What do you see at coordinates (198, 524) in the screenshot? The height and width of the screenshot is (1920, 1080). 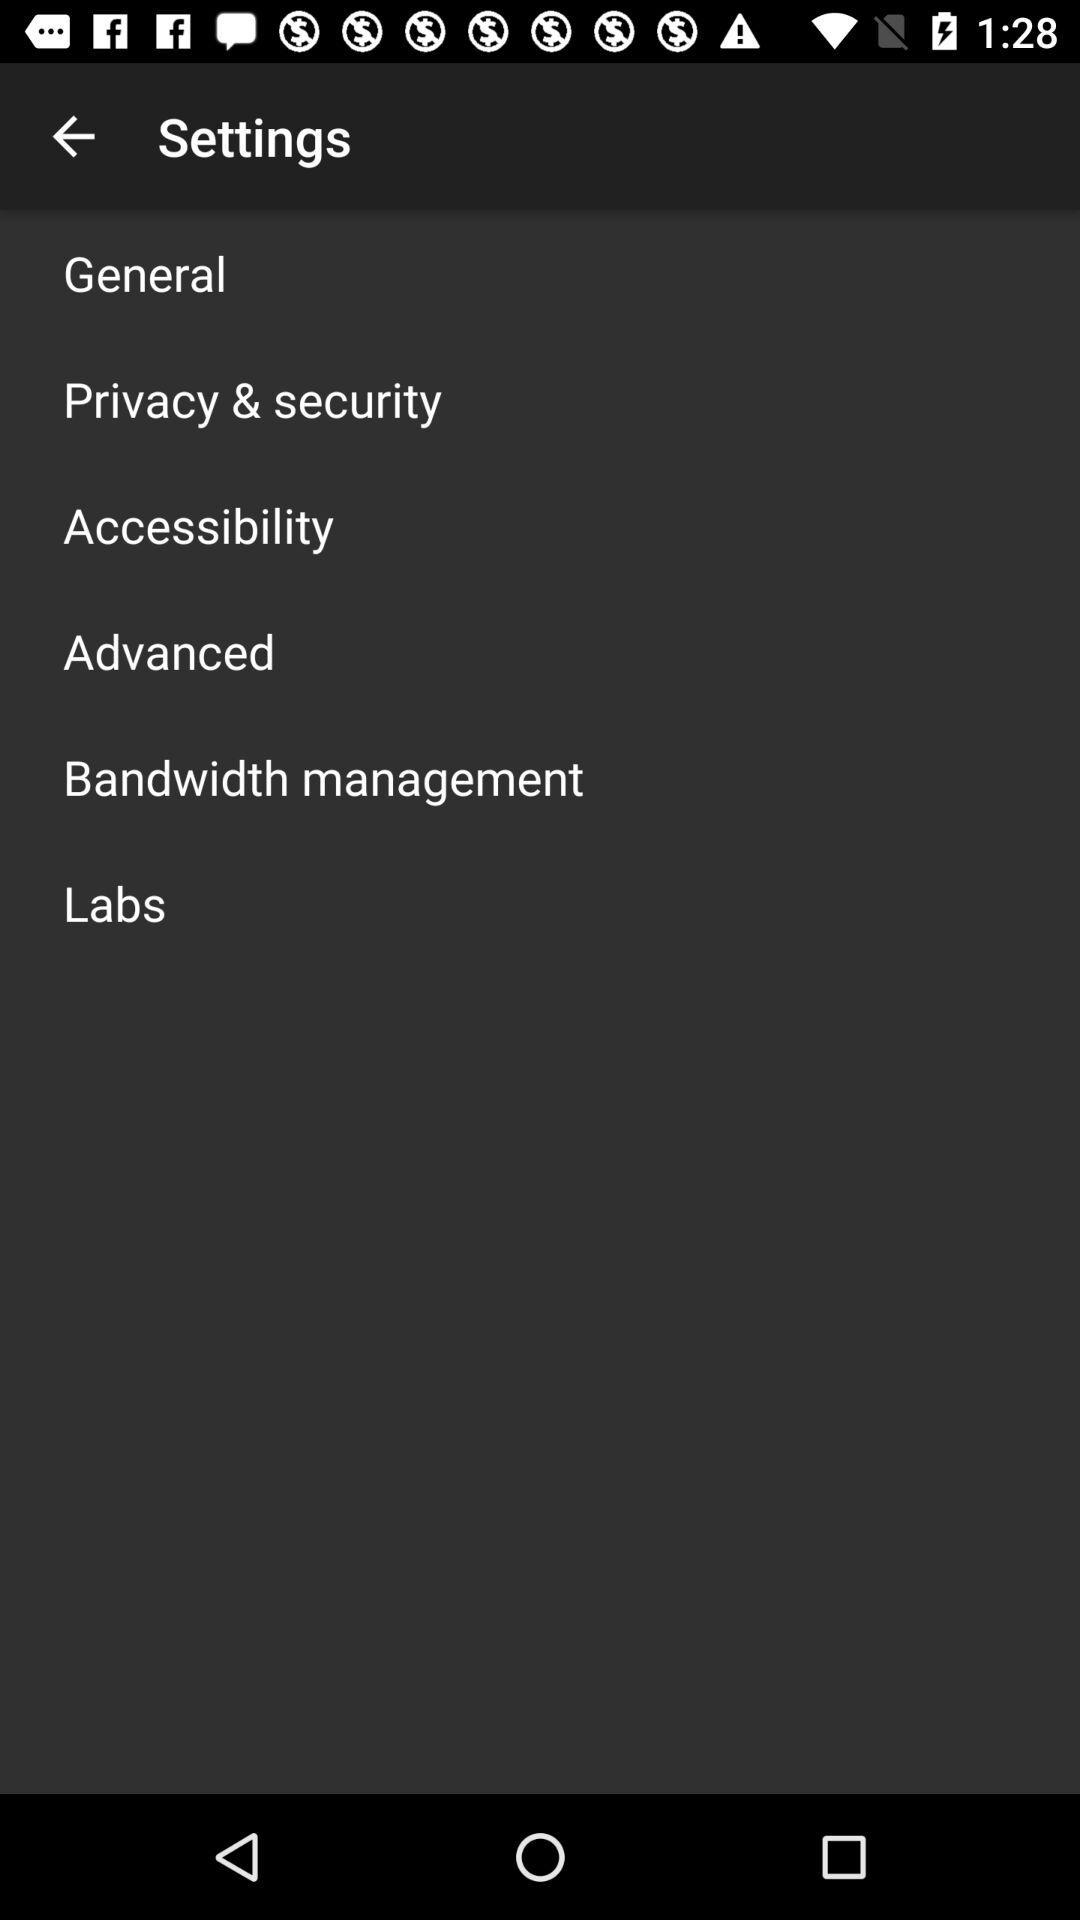 I see `the icon below the privacy & security icon` at bounding box center [198, 524].